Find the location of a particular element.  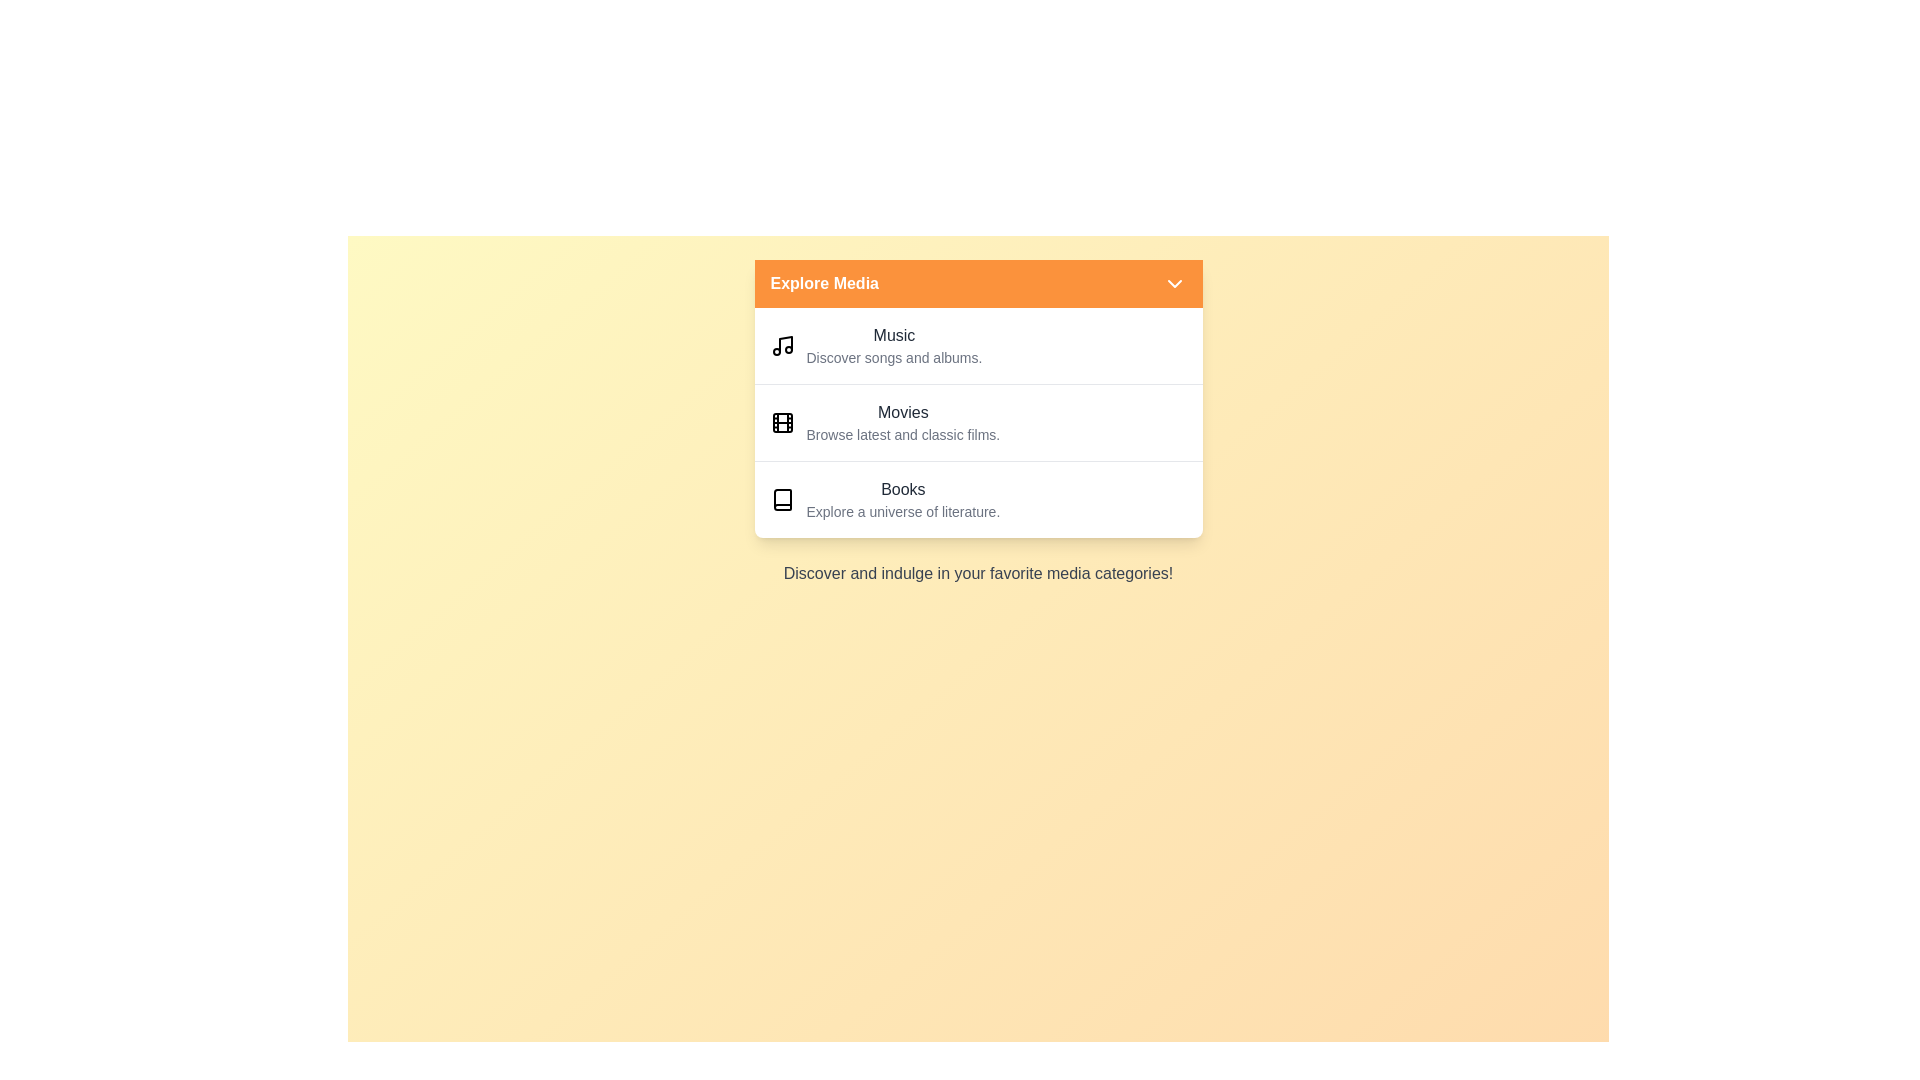

'Explore Media' button to toggle the visibility of the media categories list is located at coordinates (978, 284).